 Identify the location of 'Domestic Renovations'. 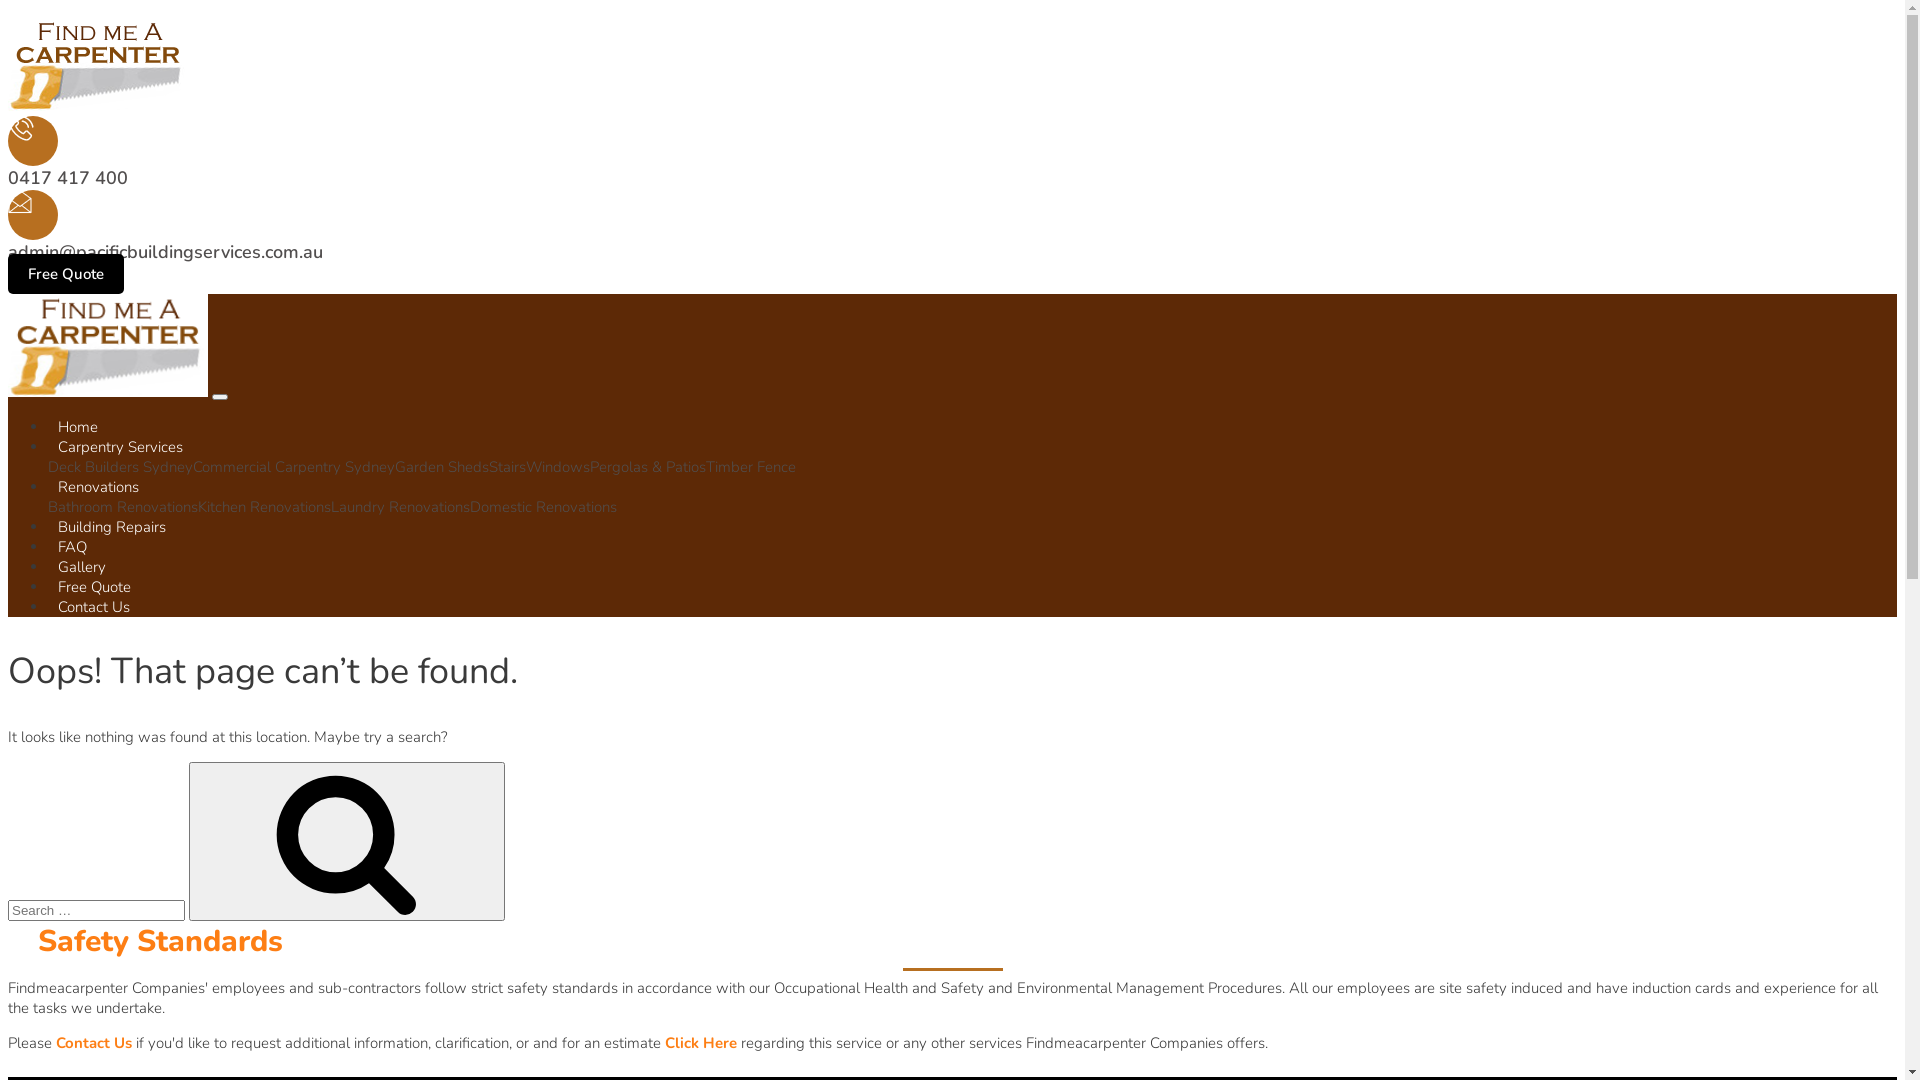
(543, 505).